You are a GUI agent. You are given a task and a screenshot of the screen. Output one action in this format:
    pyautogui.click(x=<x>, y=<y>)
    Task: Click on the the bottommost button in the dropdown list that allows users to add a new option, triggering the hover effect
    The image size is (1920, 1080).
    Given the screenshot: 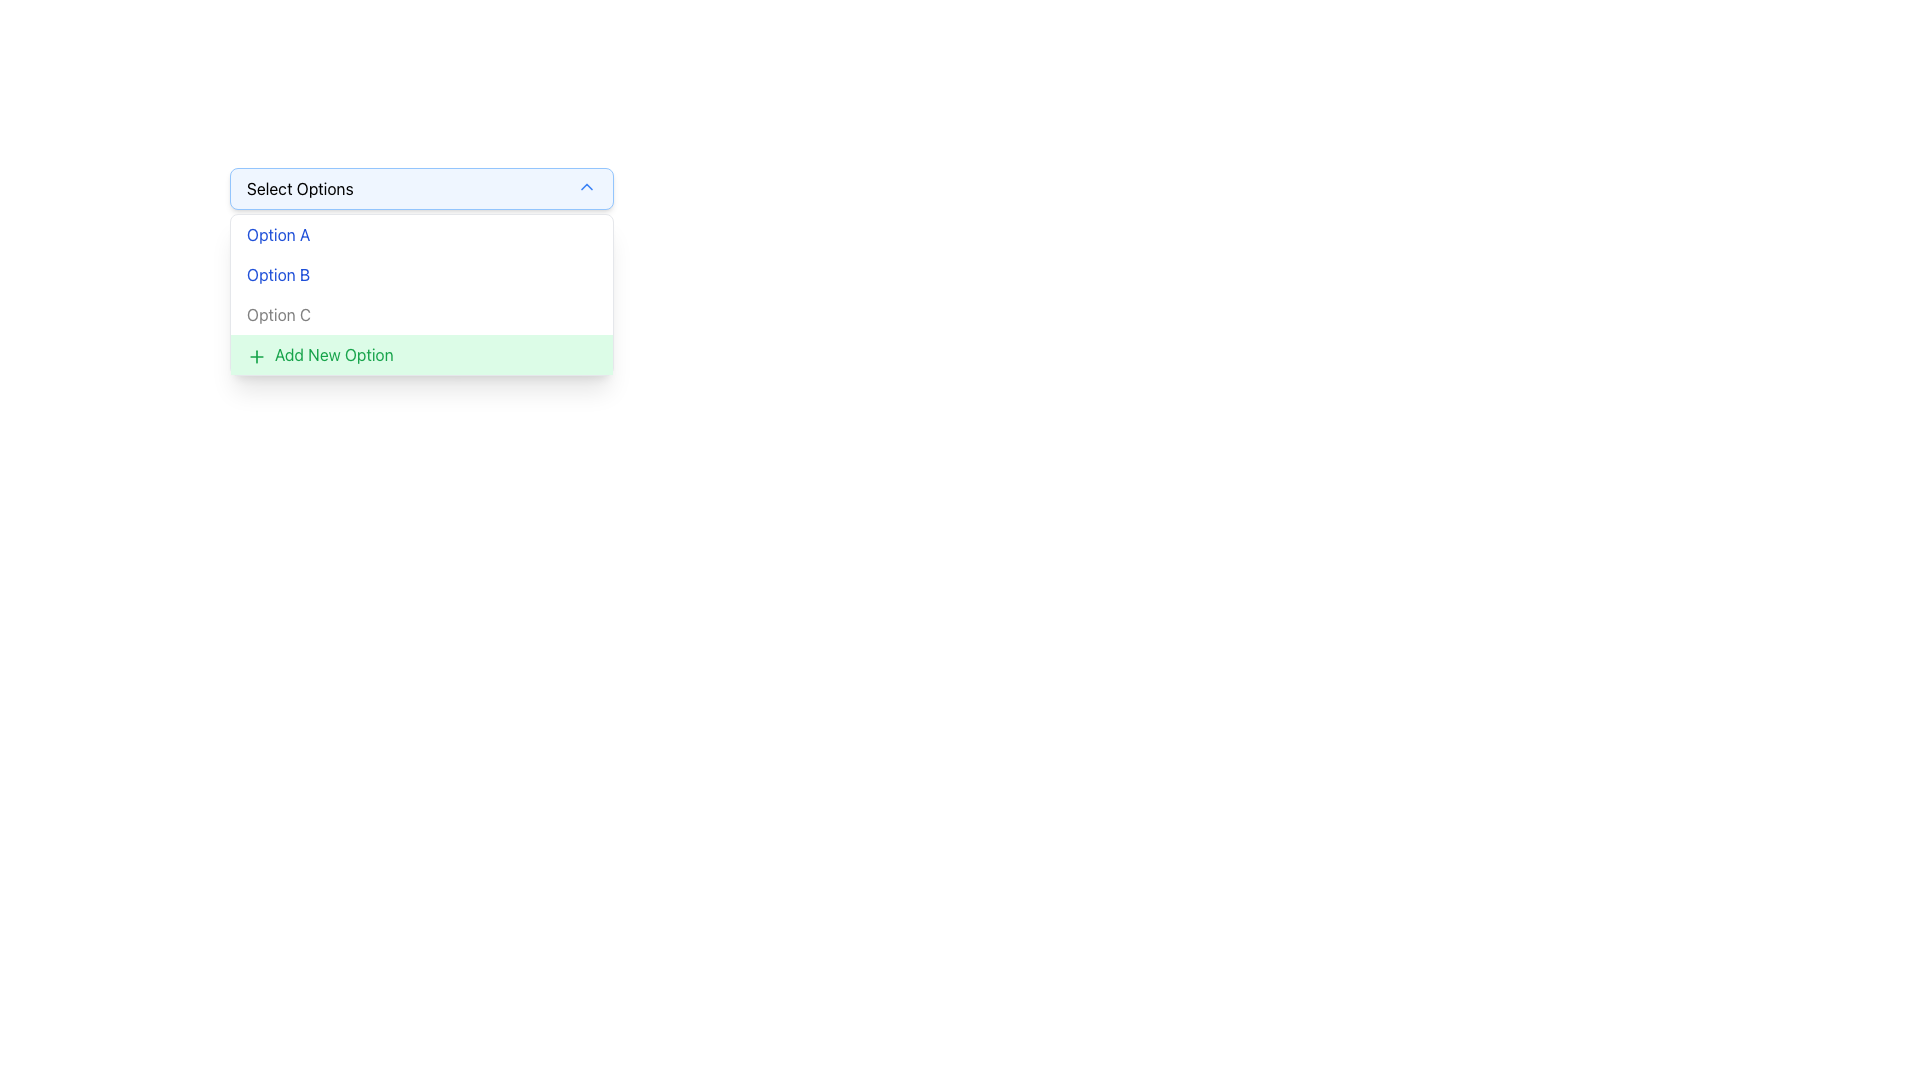 What is the action you would take?
    pyautogui.click(x=421, y=353)
    